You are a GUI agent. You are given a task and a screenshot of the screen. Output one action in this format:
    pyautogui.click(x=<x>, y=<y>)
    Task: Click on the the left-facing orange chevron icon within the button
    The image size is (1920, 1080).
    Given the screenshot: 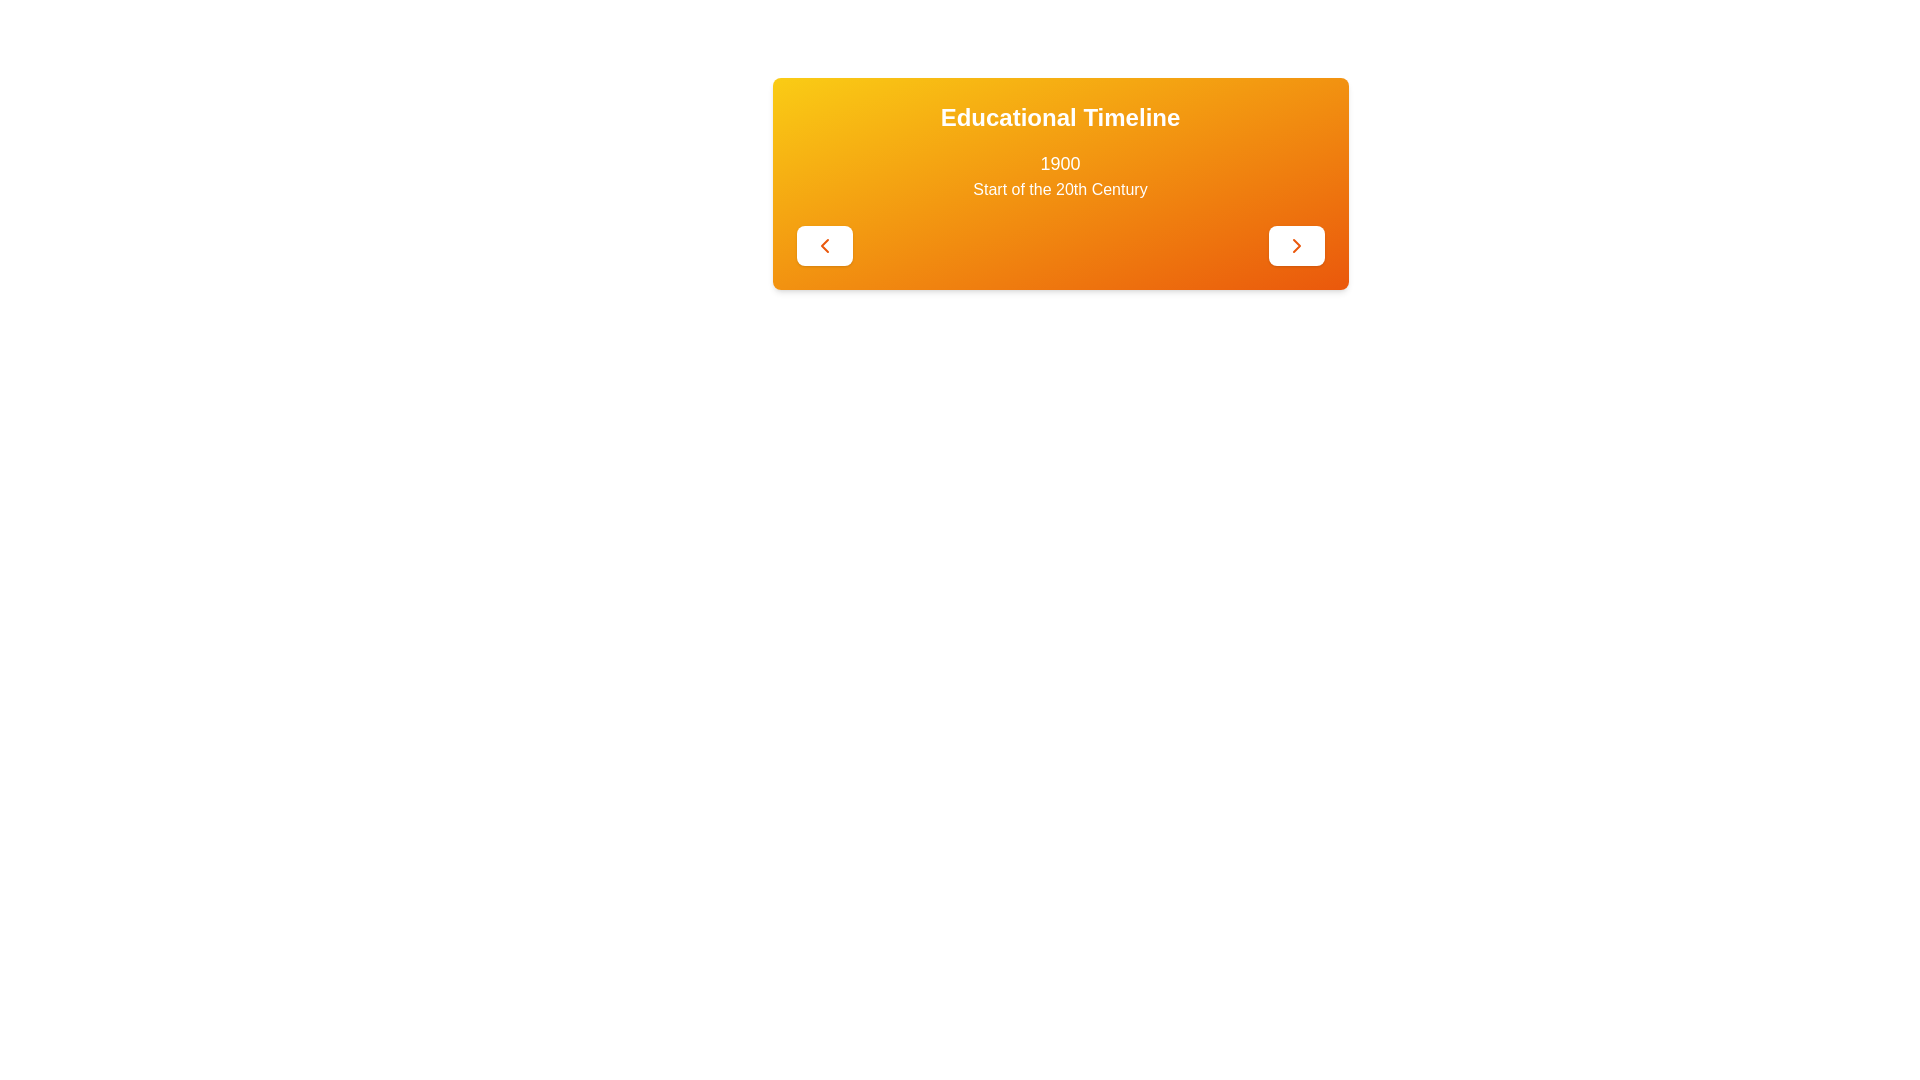 What is the action you would take?
    pyautogui.click(x=824, y=245)
    